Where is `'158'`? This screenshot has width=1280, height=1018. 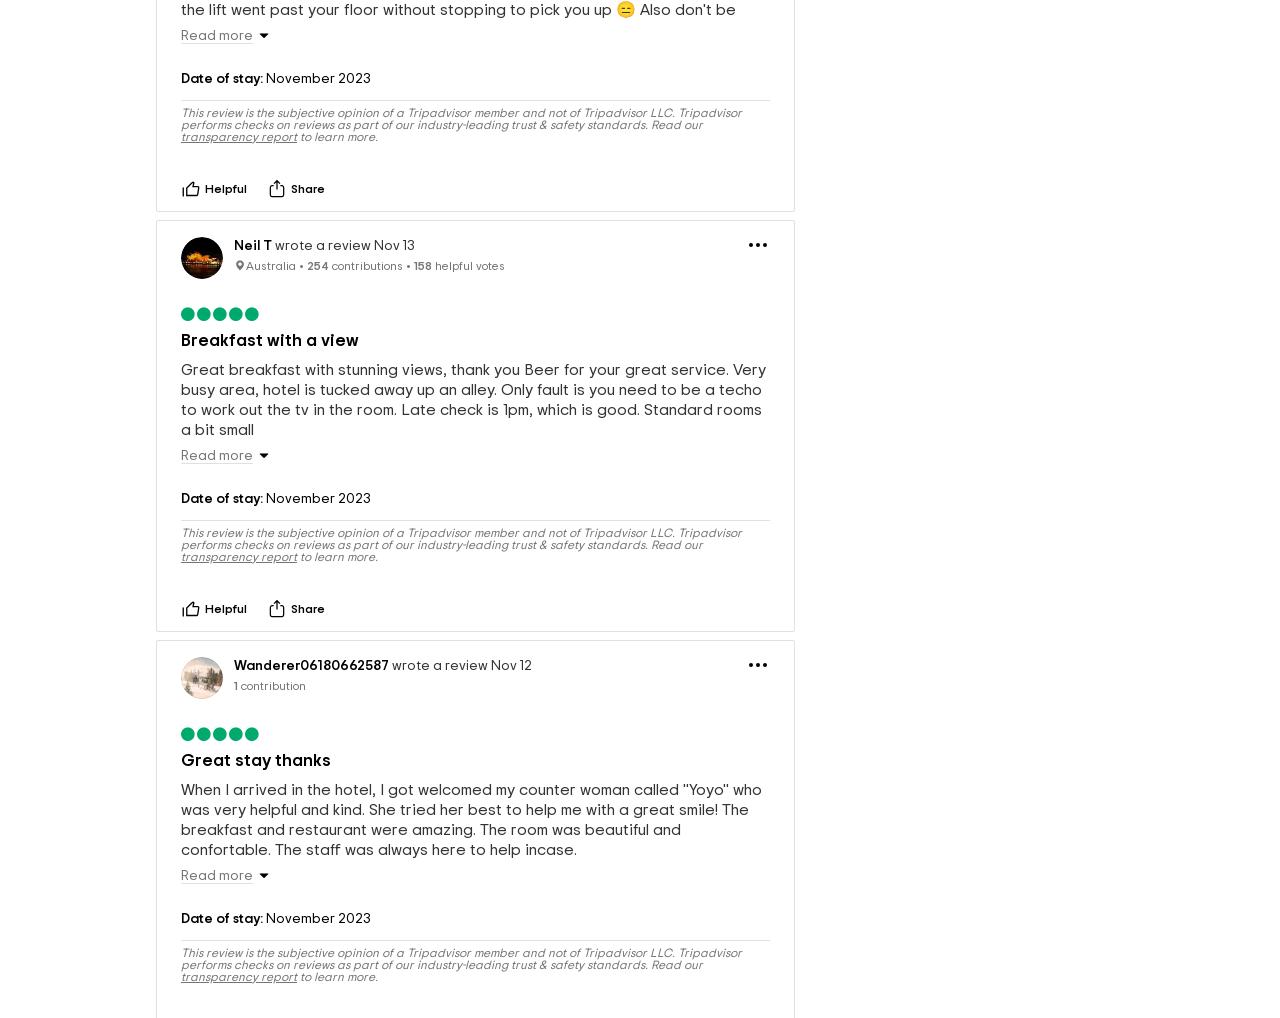 '158' is located at coordinates (412, 318).